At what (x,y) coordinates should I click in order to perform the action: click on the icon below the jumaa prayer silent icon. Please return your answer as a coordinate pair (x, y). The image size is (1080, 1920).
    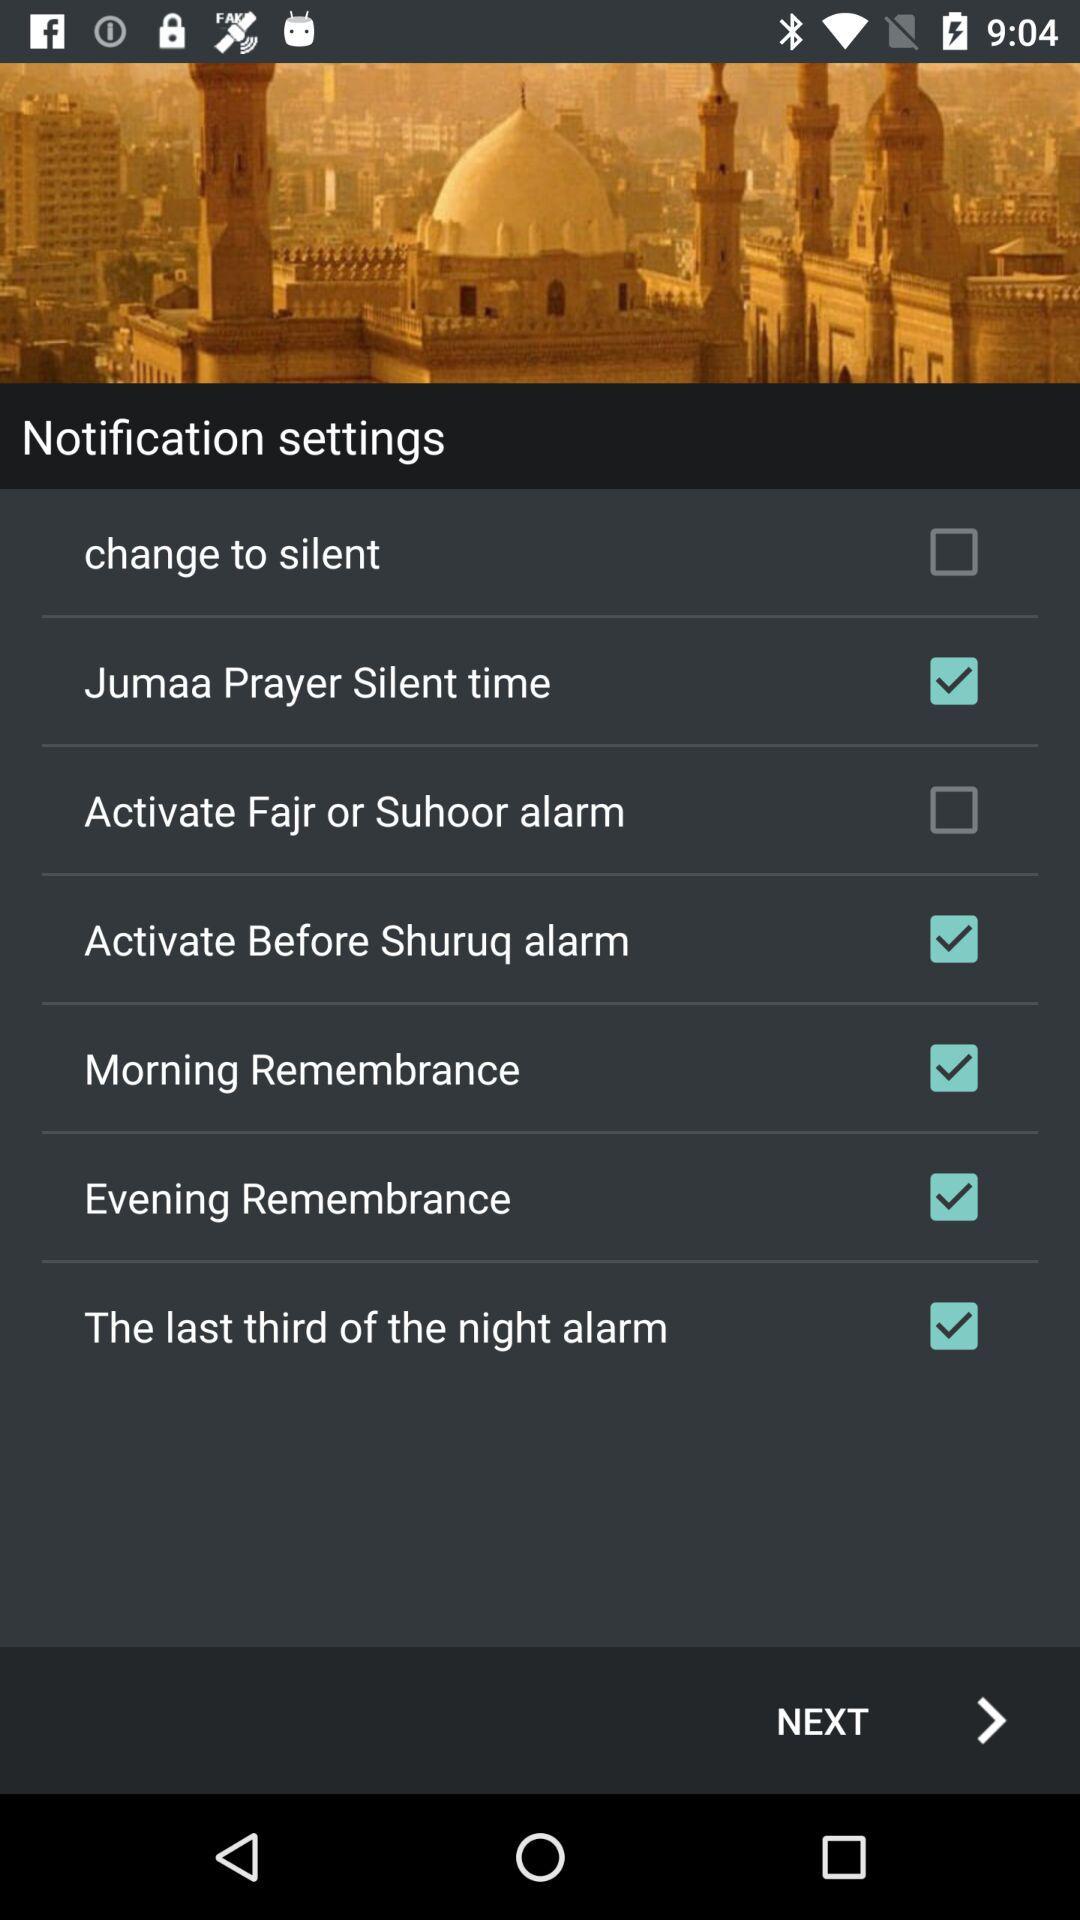
    Looking at the image, I should click on (540, 810).